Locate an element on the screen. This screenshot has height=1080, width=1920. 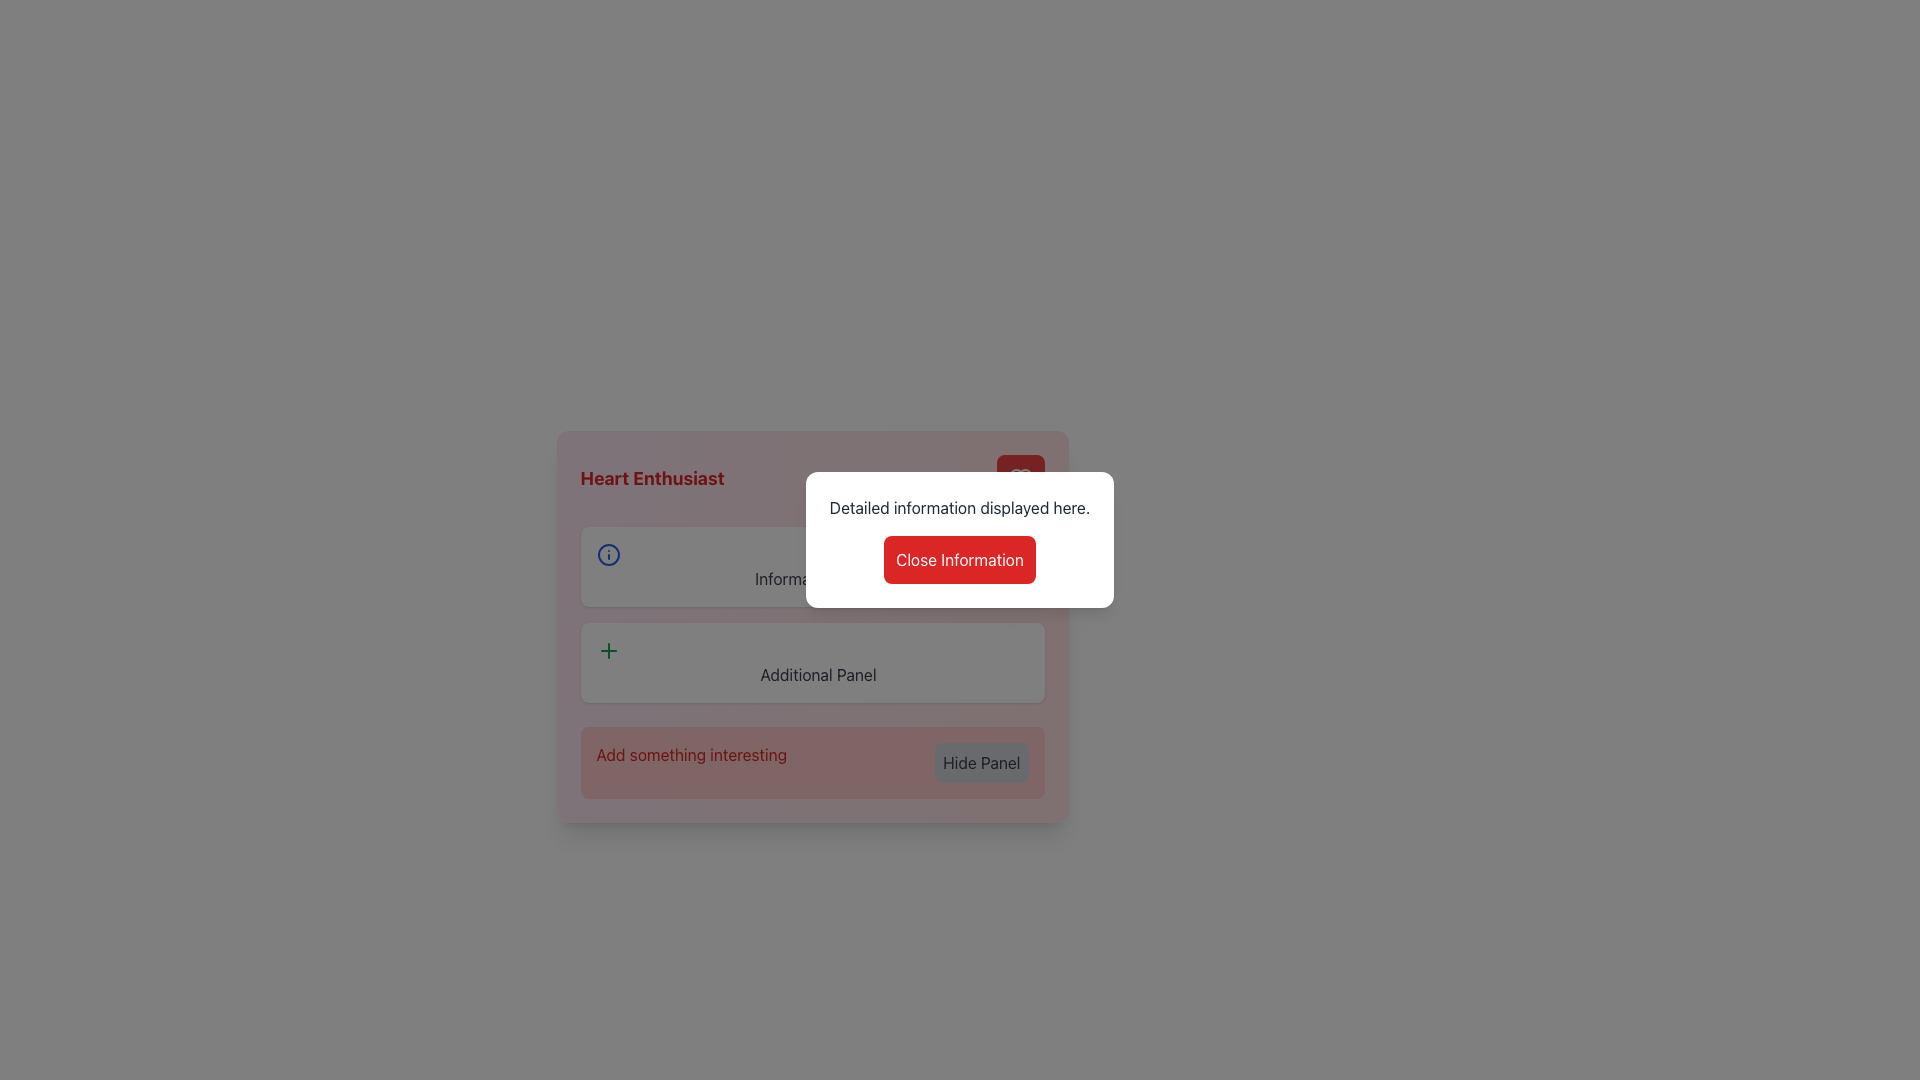
the static text element that provides the instruction 'Add something interesting' located near the bottom-left corner of the interface is located at coordinates (691, 763).